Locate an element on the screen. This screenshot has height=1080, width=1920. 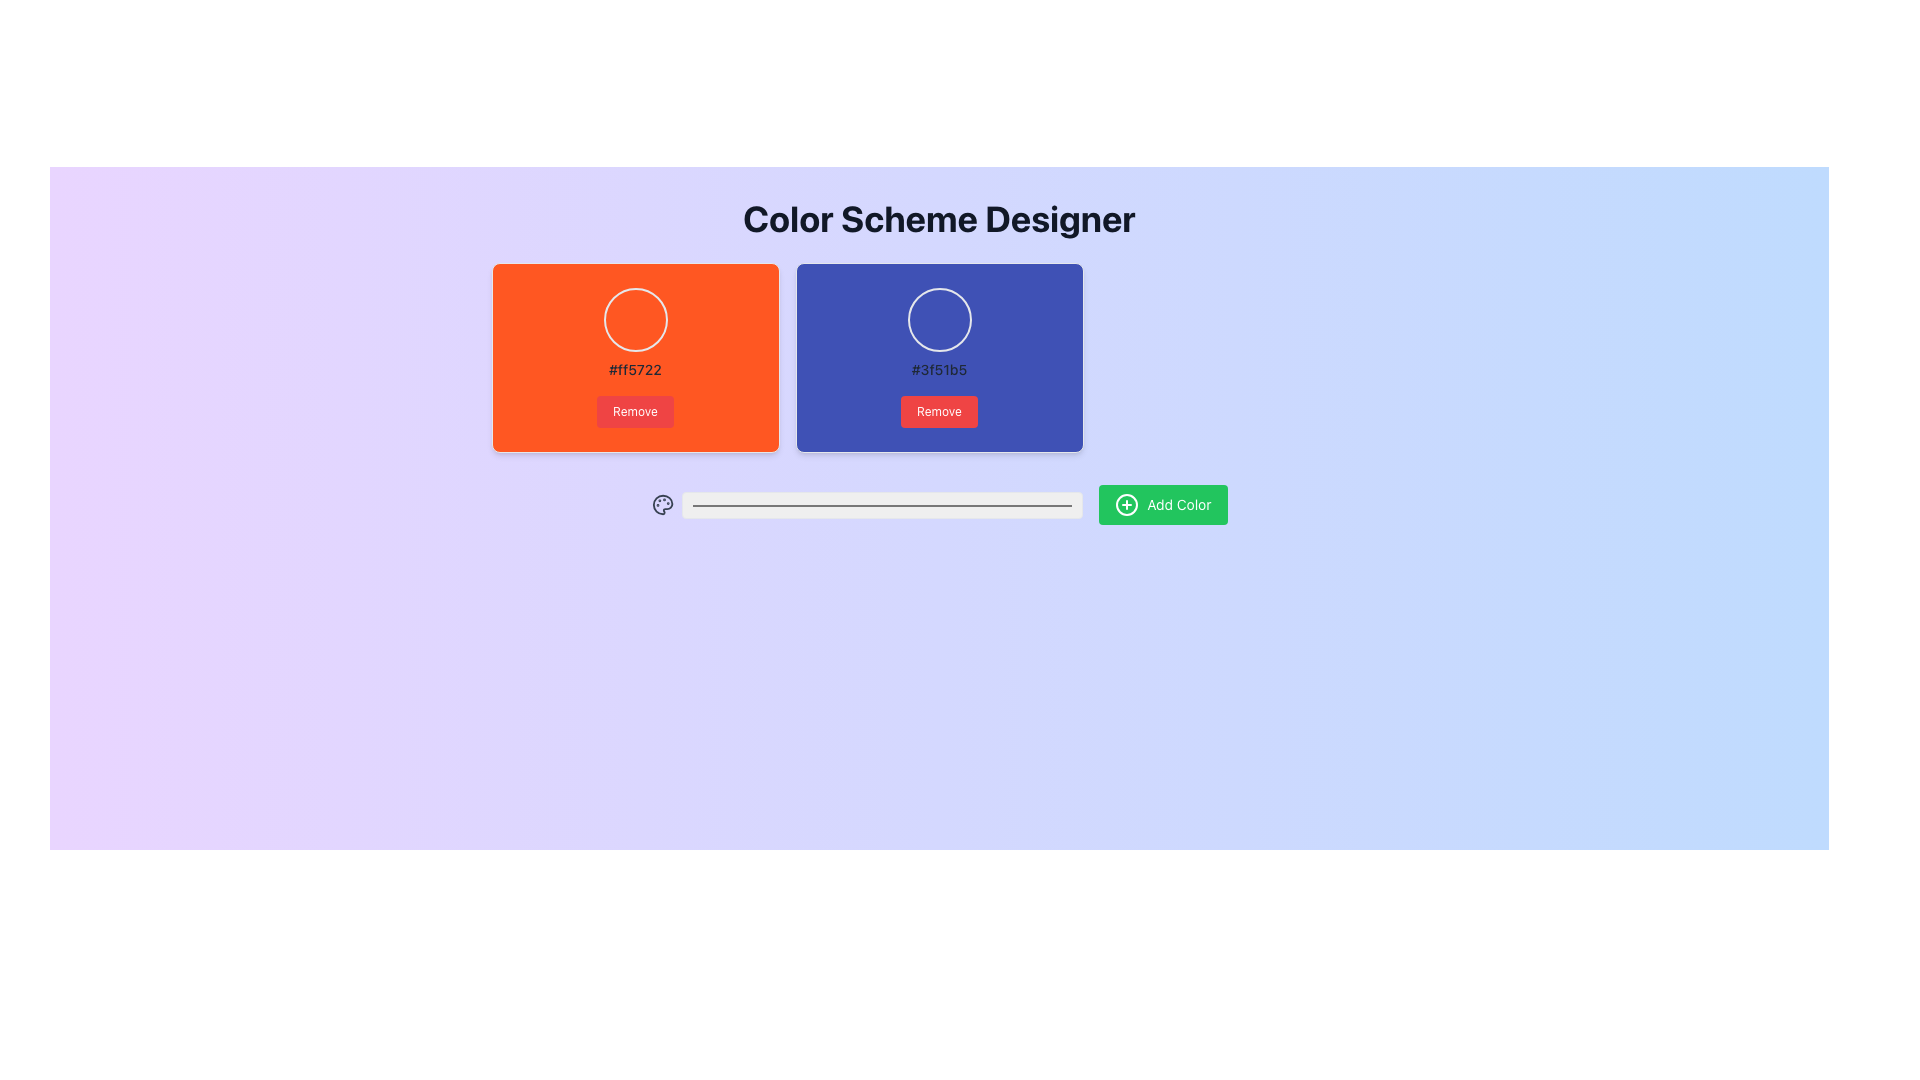
the color selection icon located to the left of the color input field in the 'colorPicker' group is located at coordinates (662, 504).